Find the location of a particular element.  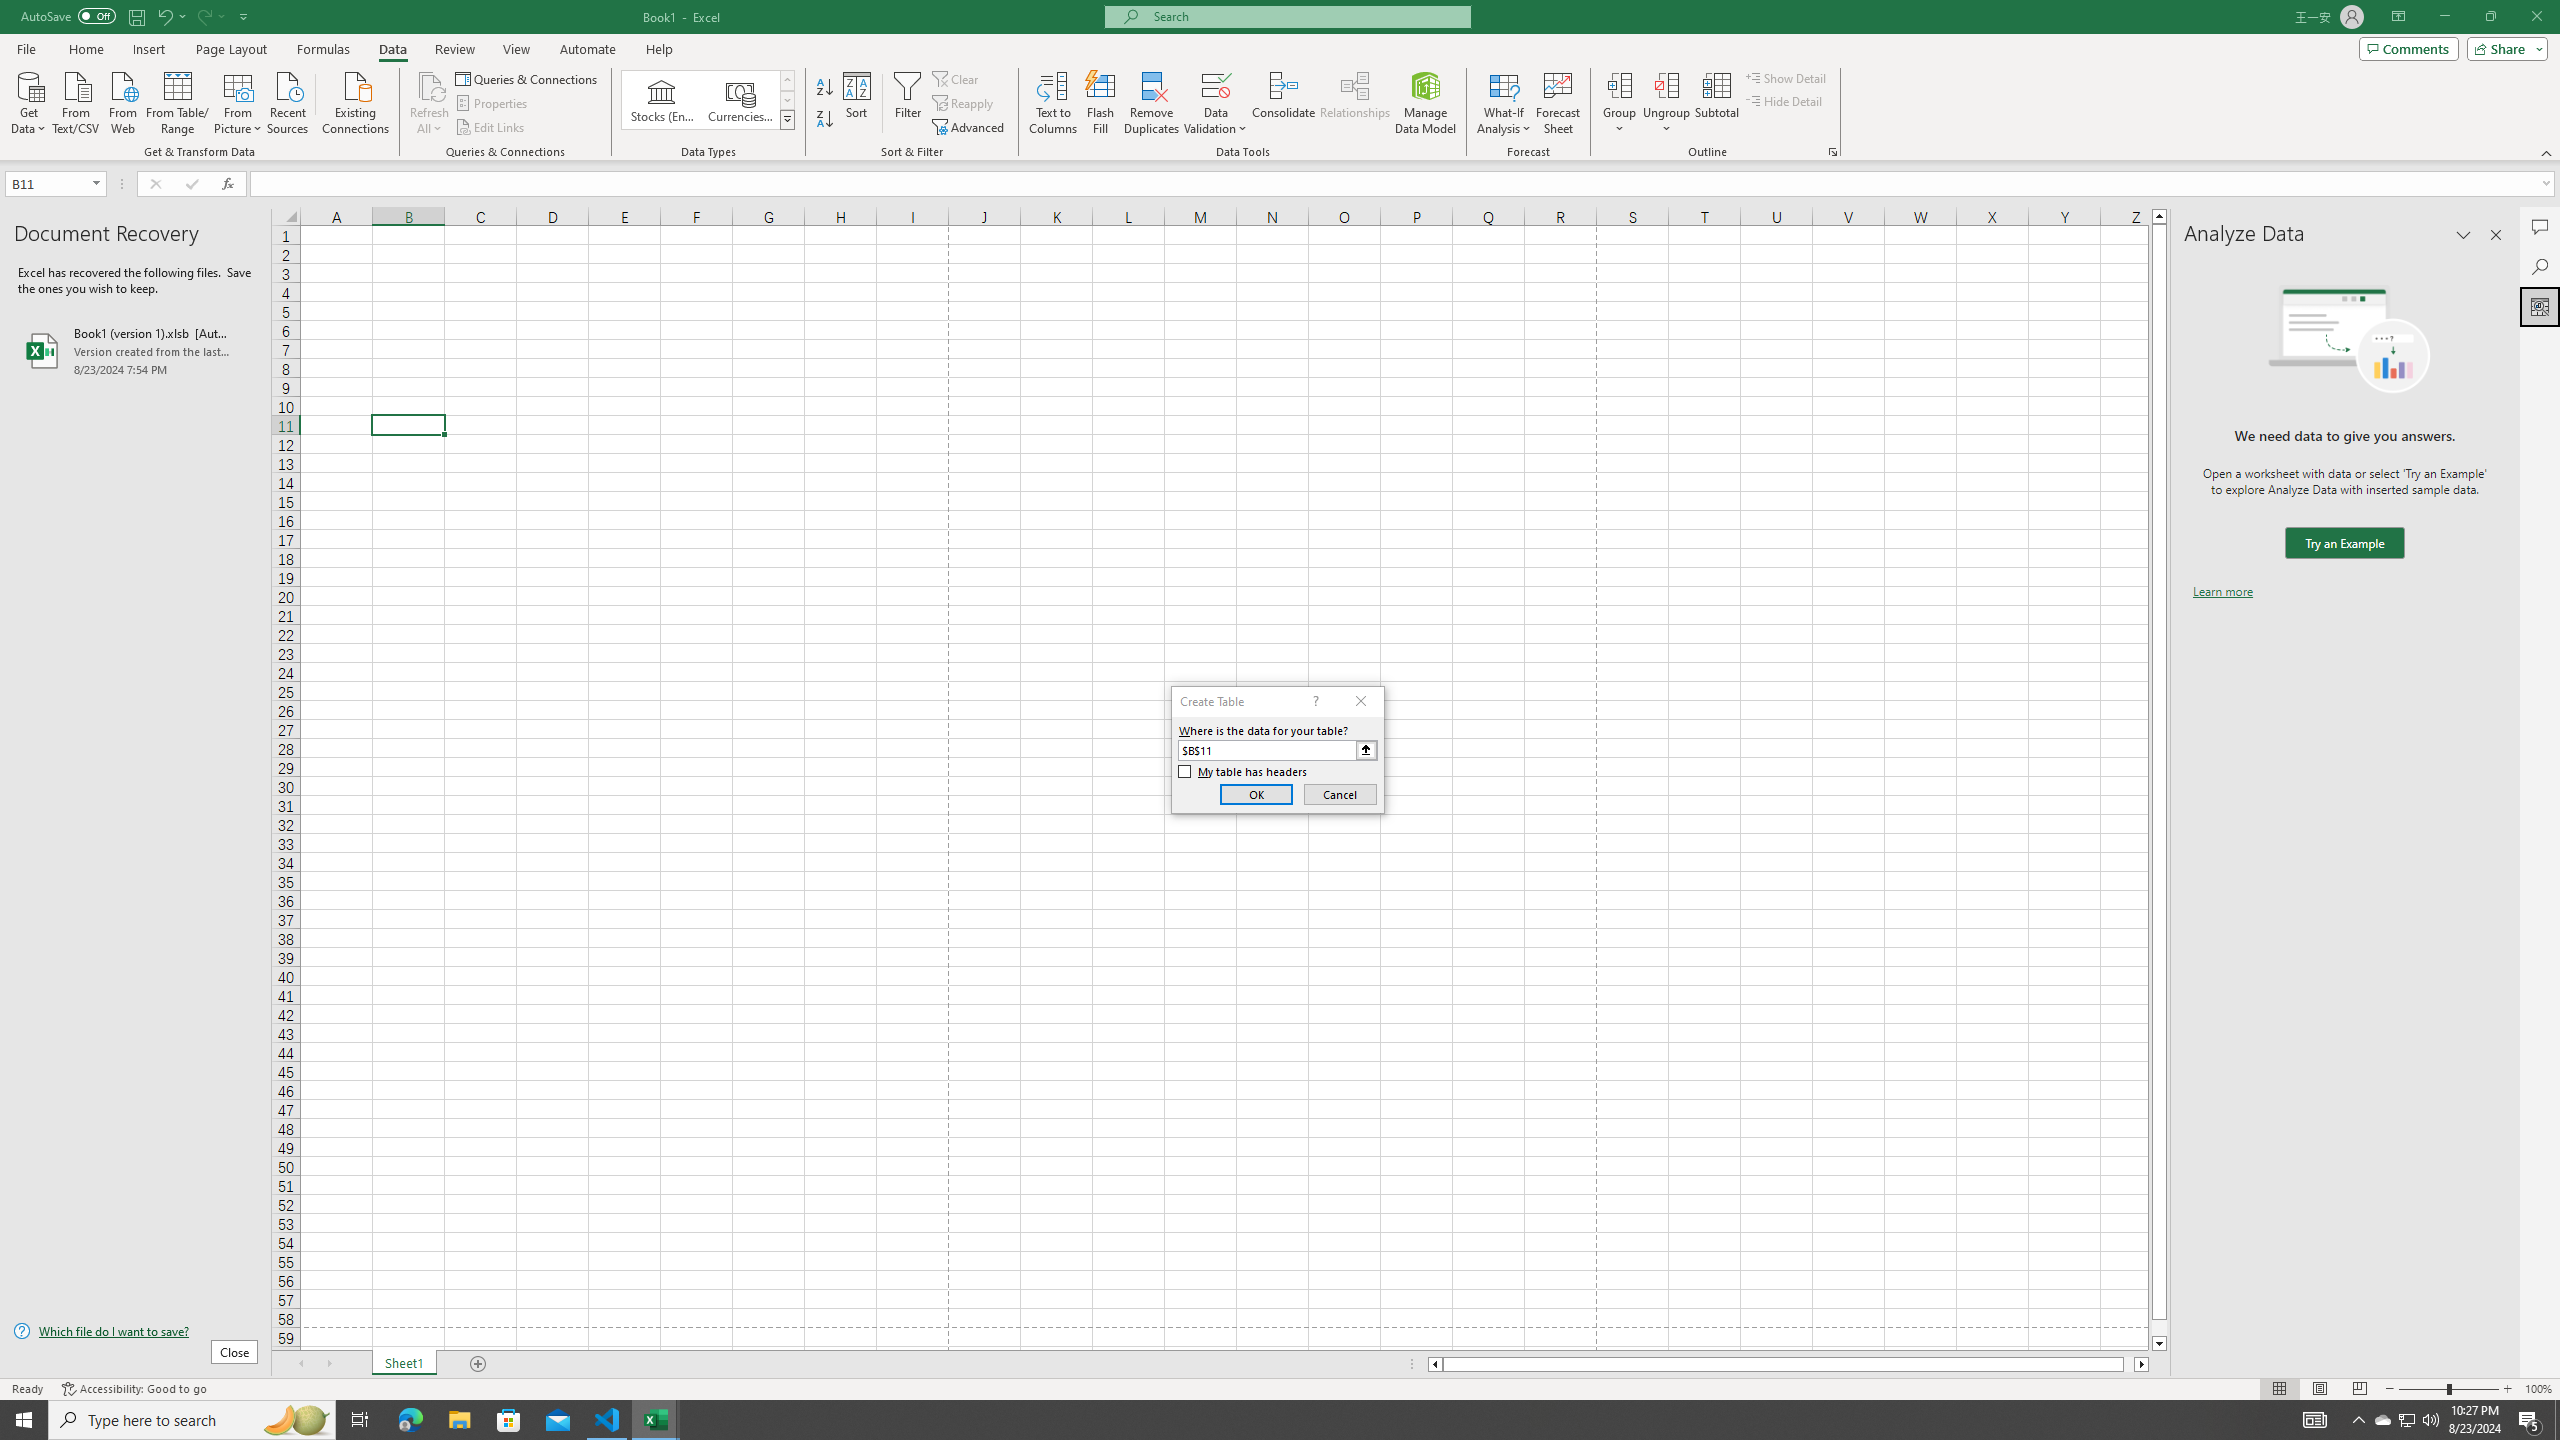

'From Text/CSV' is located at coordinates (76, 100).